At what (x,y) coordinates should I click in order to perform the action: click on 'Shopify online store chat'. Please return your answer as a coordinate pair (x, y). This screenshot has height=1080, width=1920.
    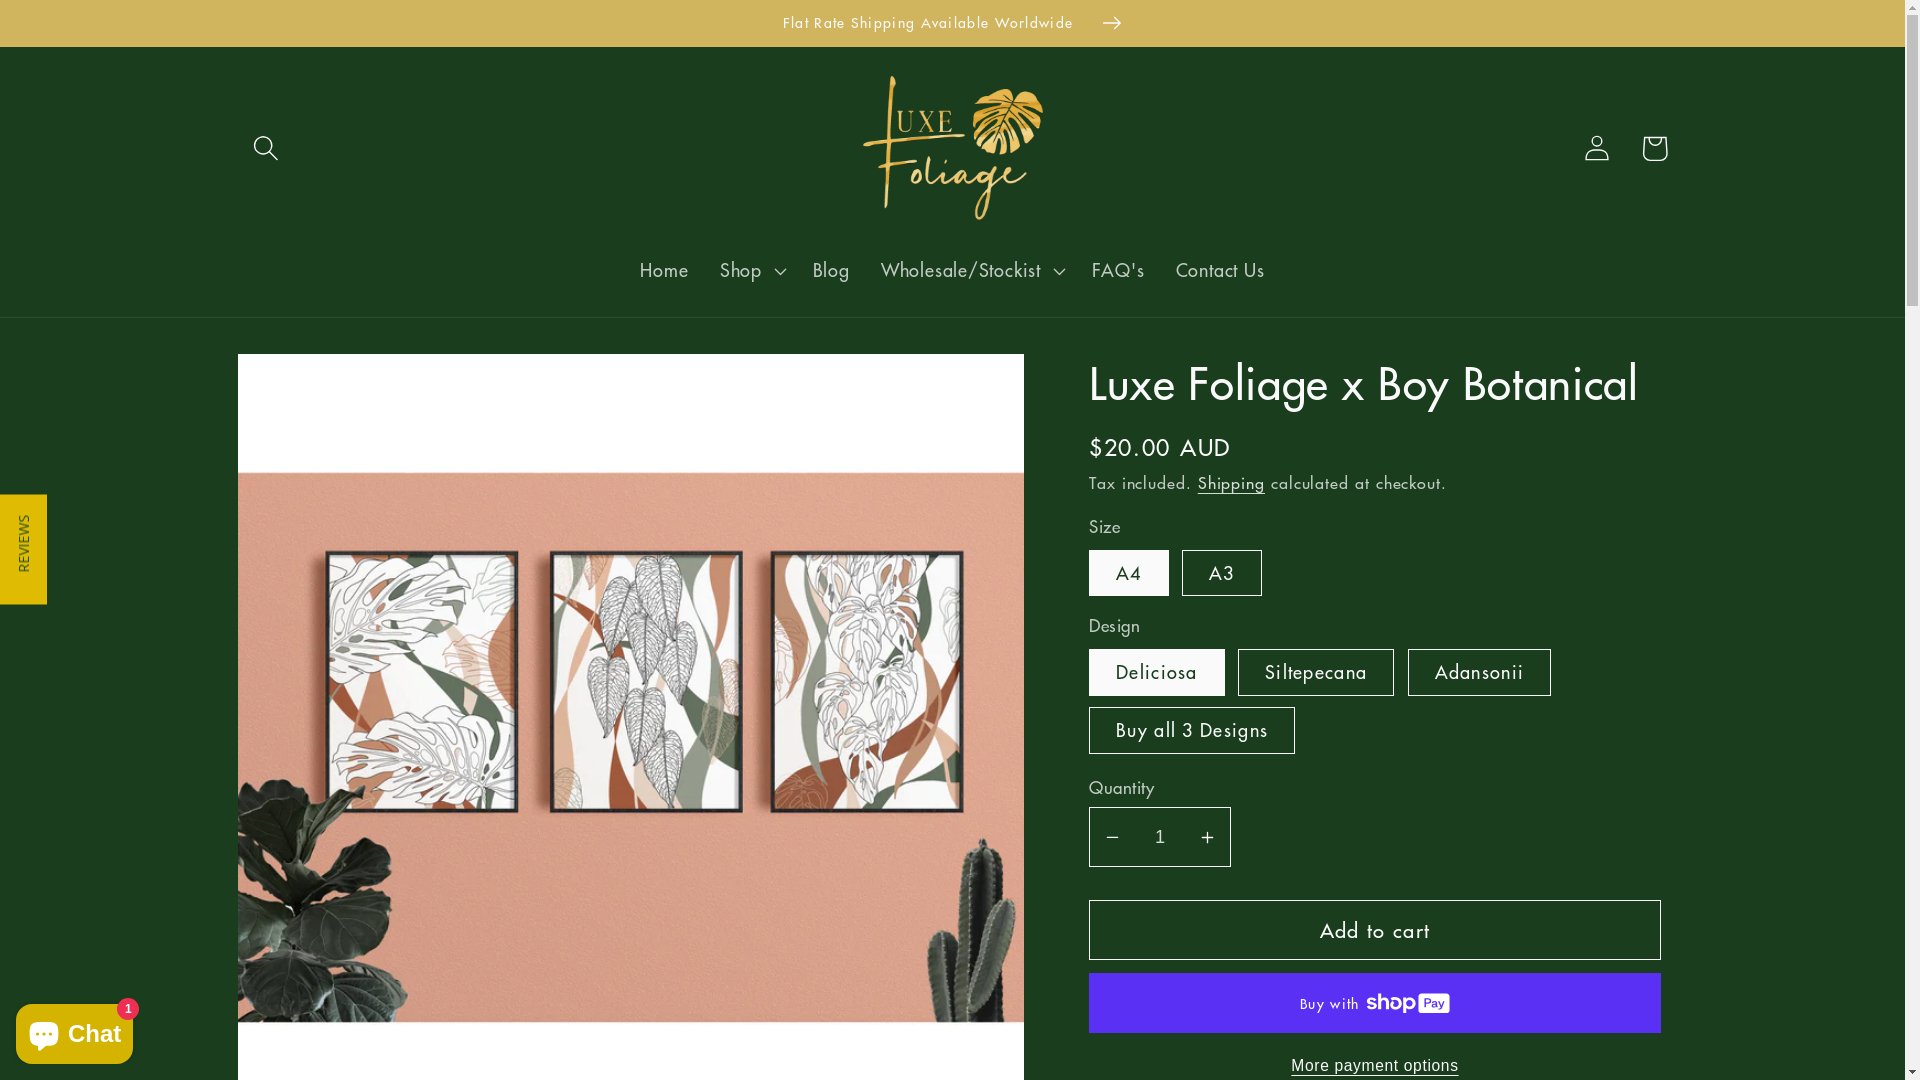
    Looking at the image, I should click on (74, 1029).